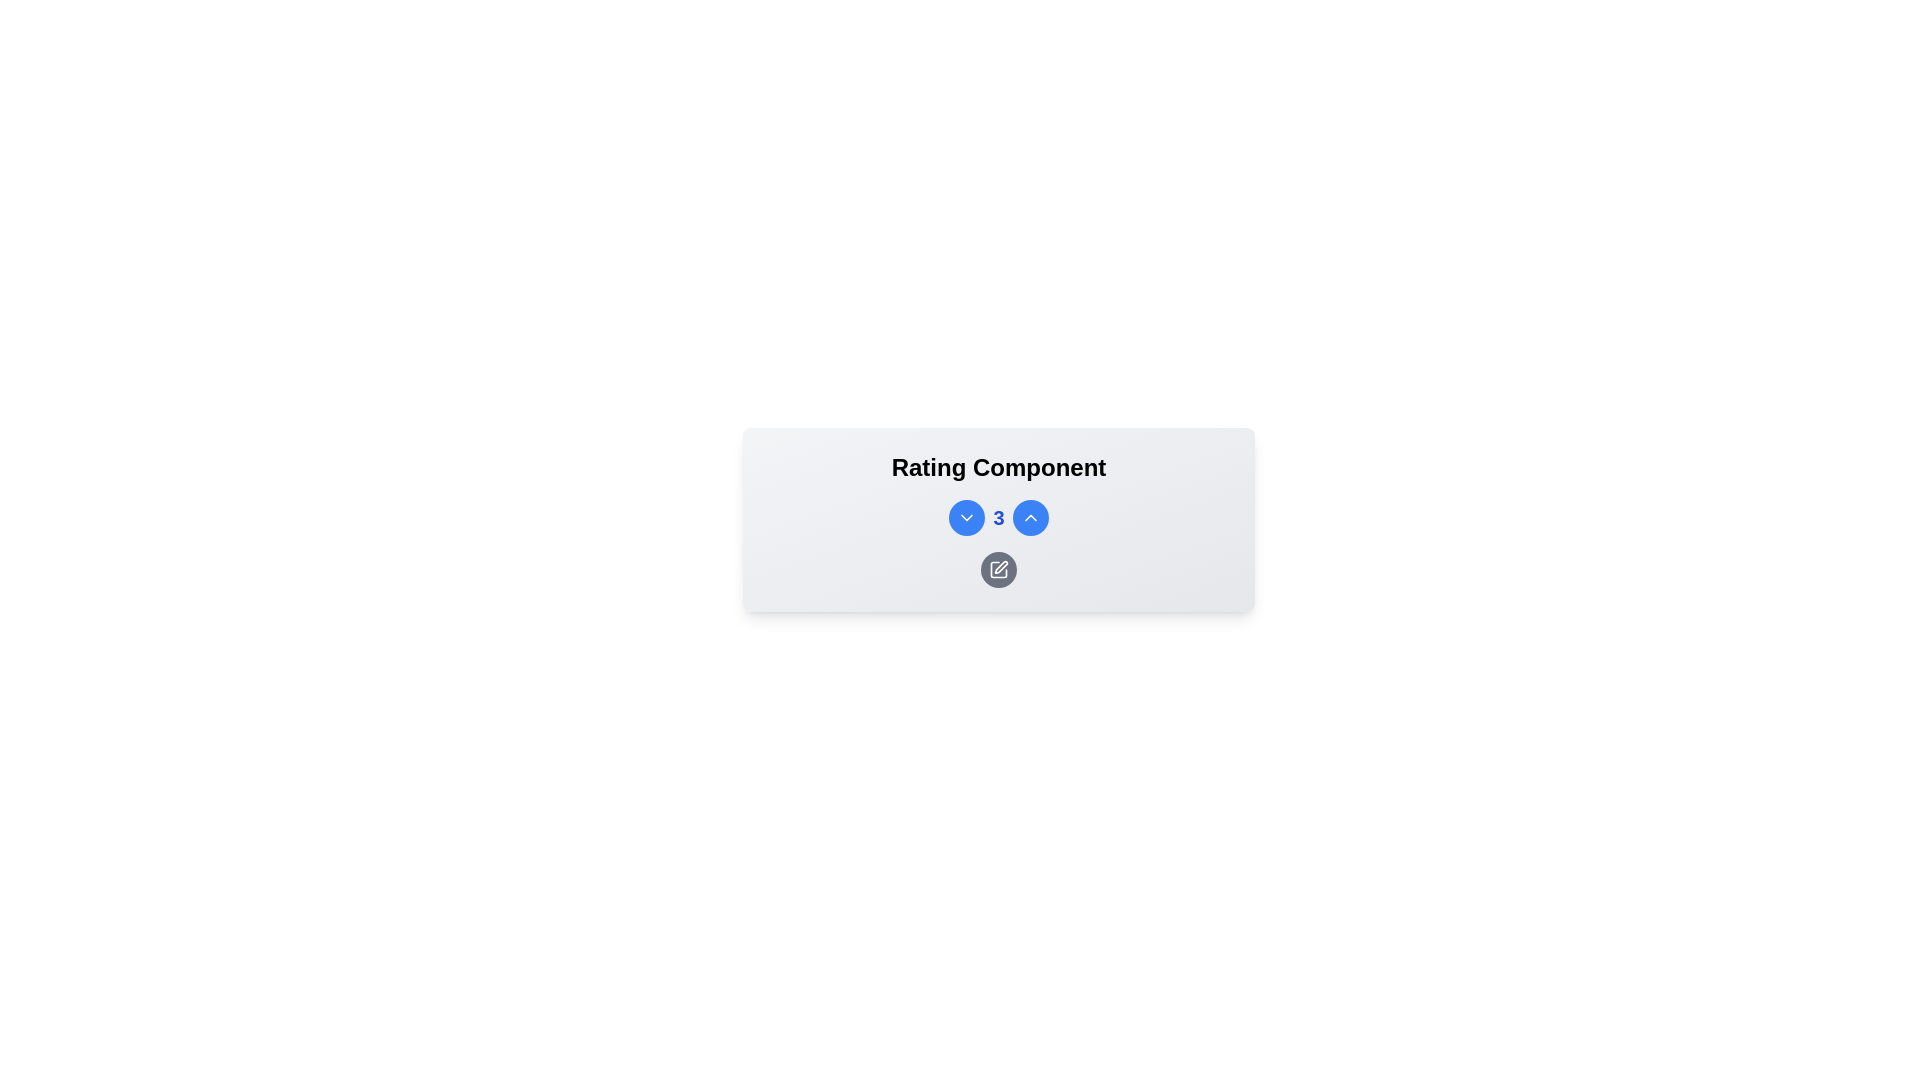  Describe the element at coordinates (1001, 567) in the screenshot. I see `the edit icon located below the numeric rating display to initiate an edit action` at that location.